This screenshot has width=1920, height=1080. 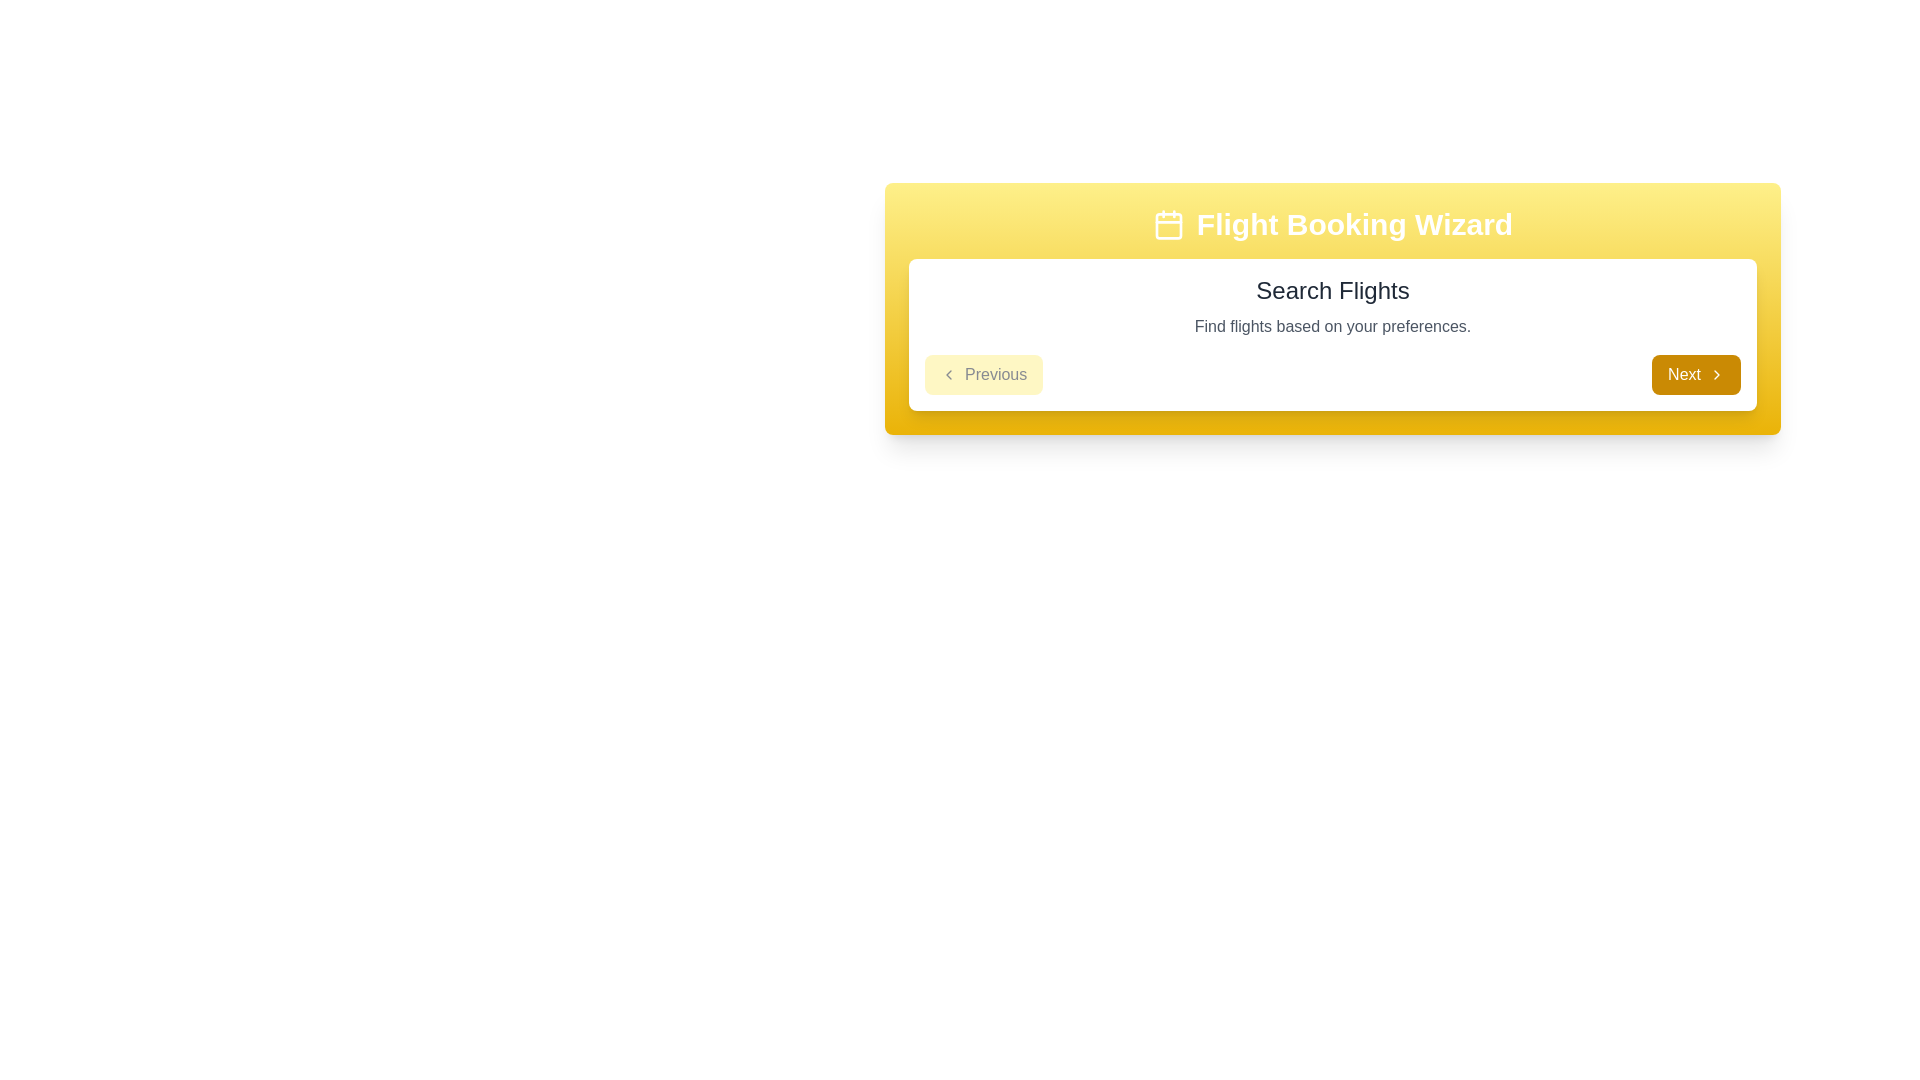 What do you see at coordinates (1716, 374) in the screenshot?
I see `the 'Next' button which contains the chevron icon indicating forward navigation` at bounding box center [1716, 374].